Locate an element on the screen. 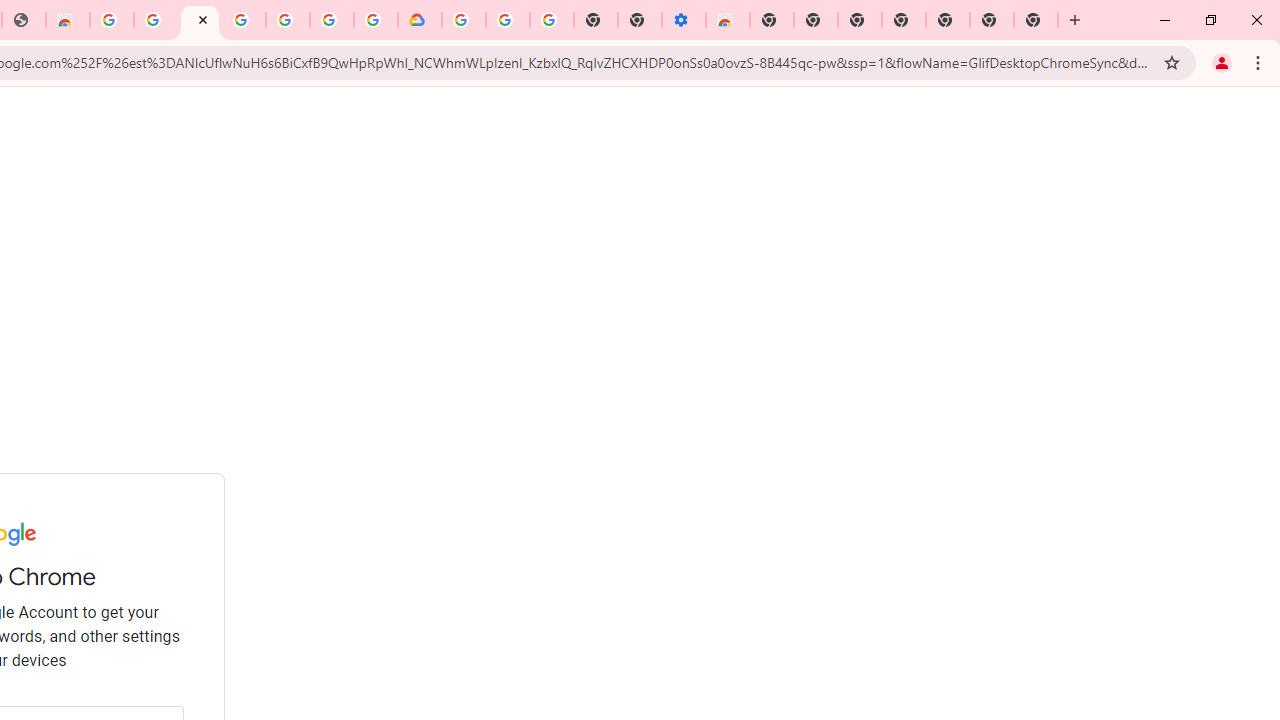 This screenshot has height=720, width=1280. 'Chrome Web Store - Household' is located at coordinates (67, 20).